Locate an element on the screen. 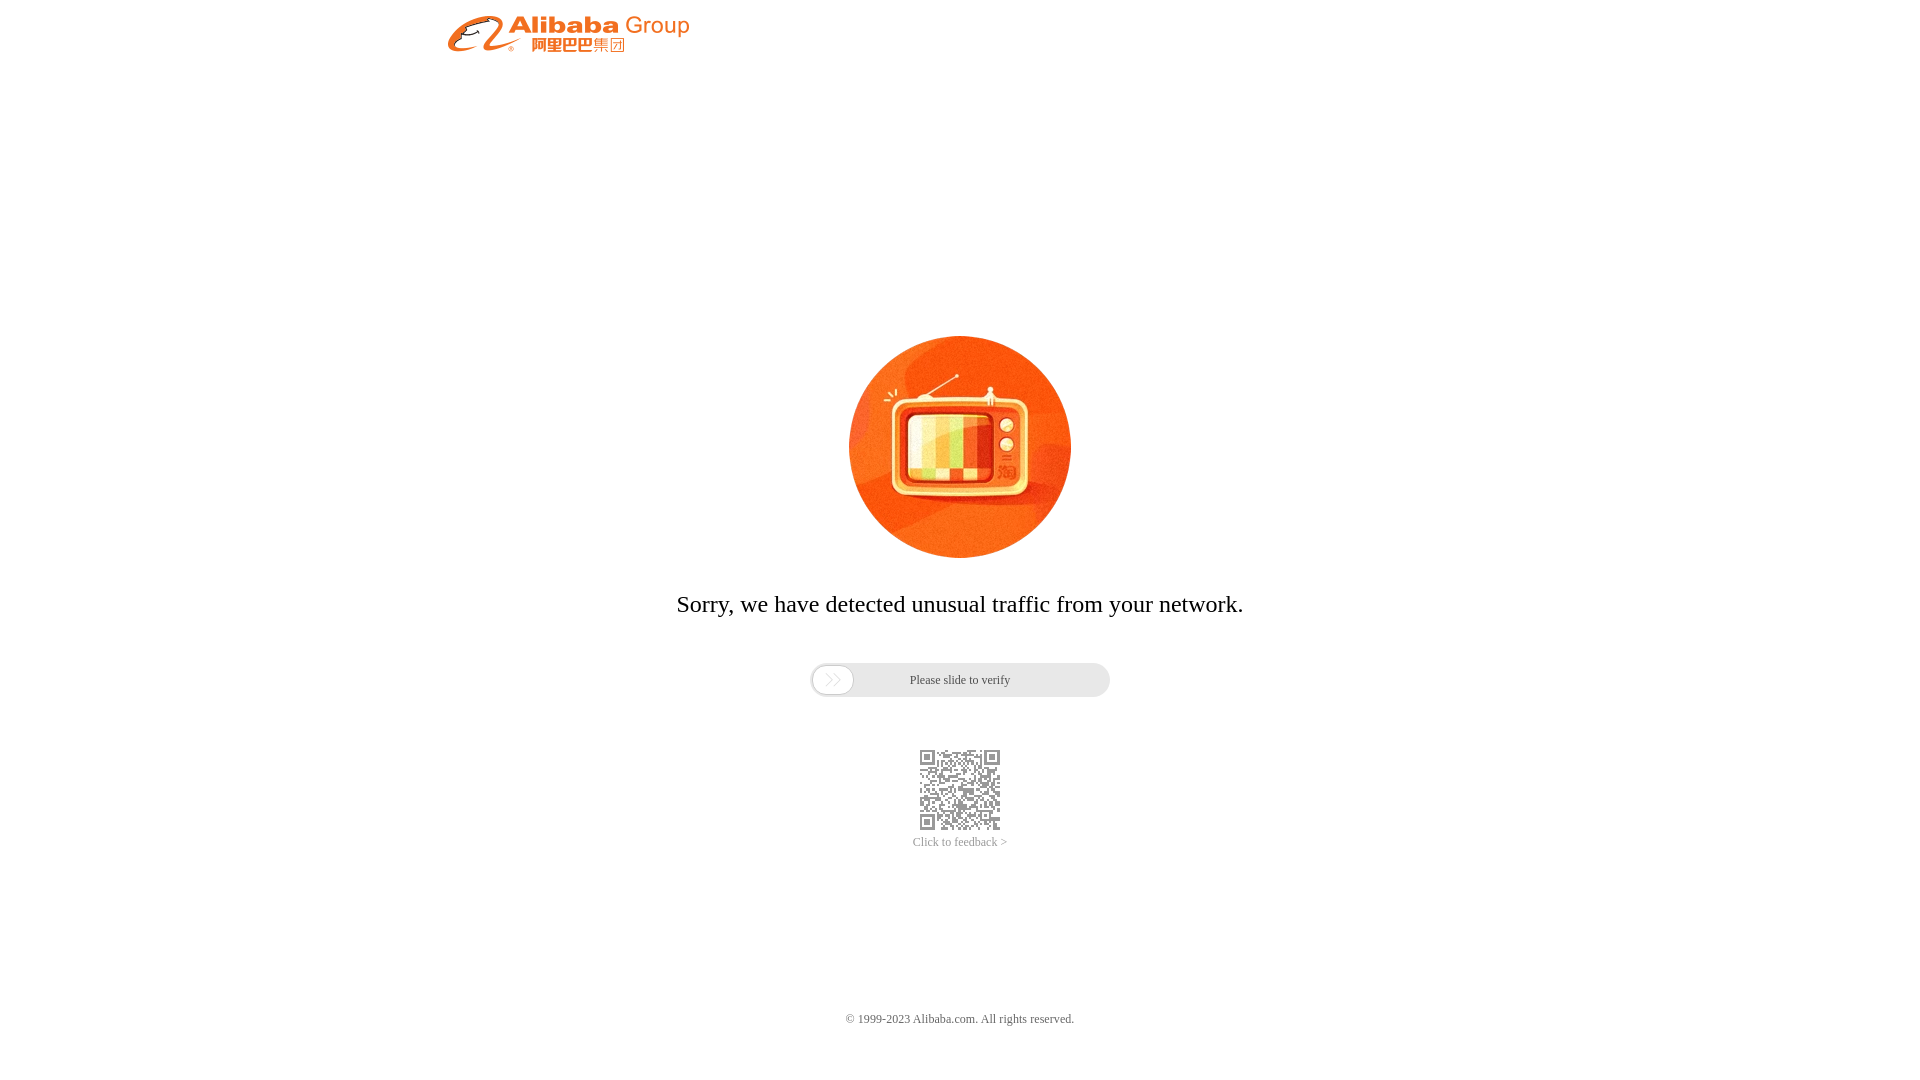  'Click to feedback >' is located at coordinates (911, 842).